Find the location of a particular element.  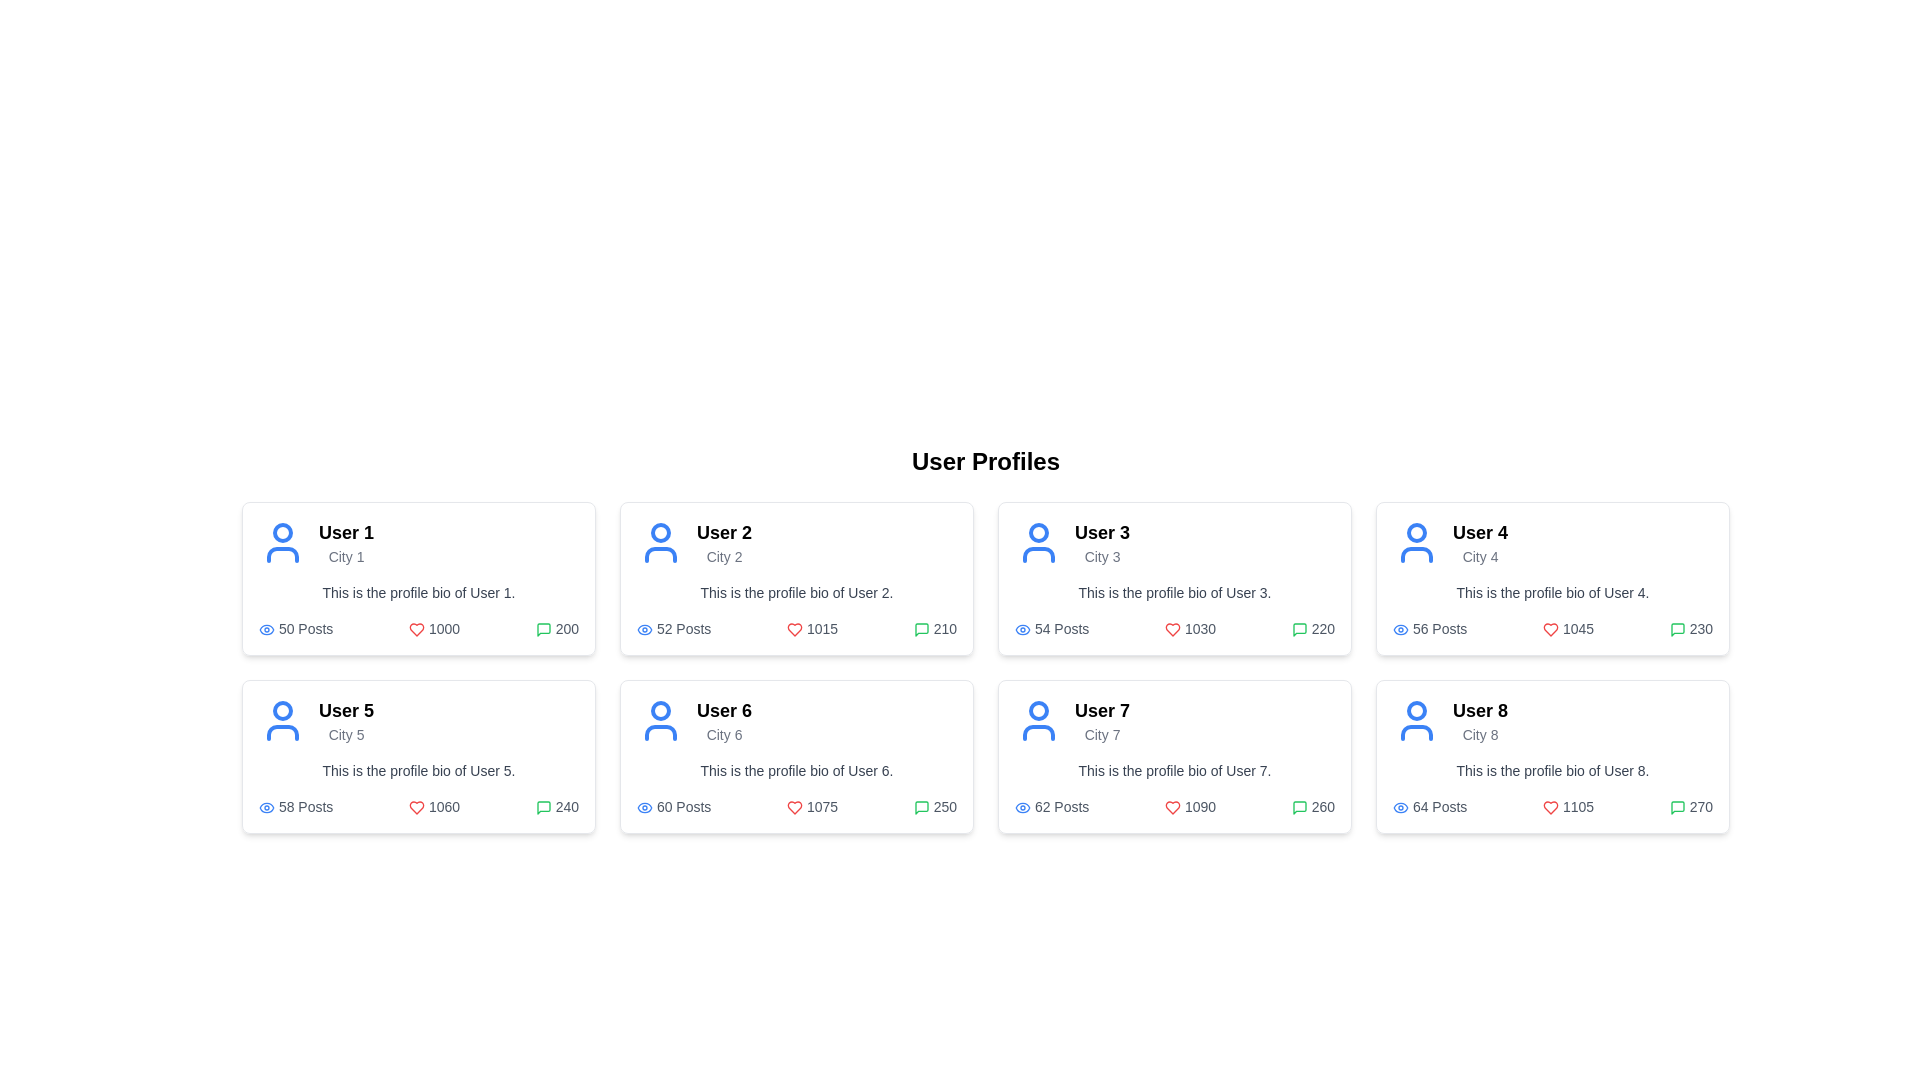

the Profile Card for 'User 2', which displays their name, location, and interaction statistics is located at coordinates (795, 578).